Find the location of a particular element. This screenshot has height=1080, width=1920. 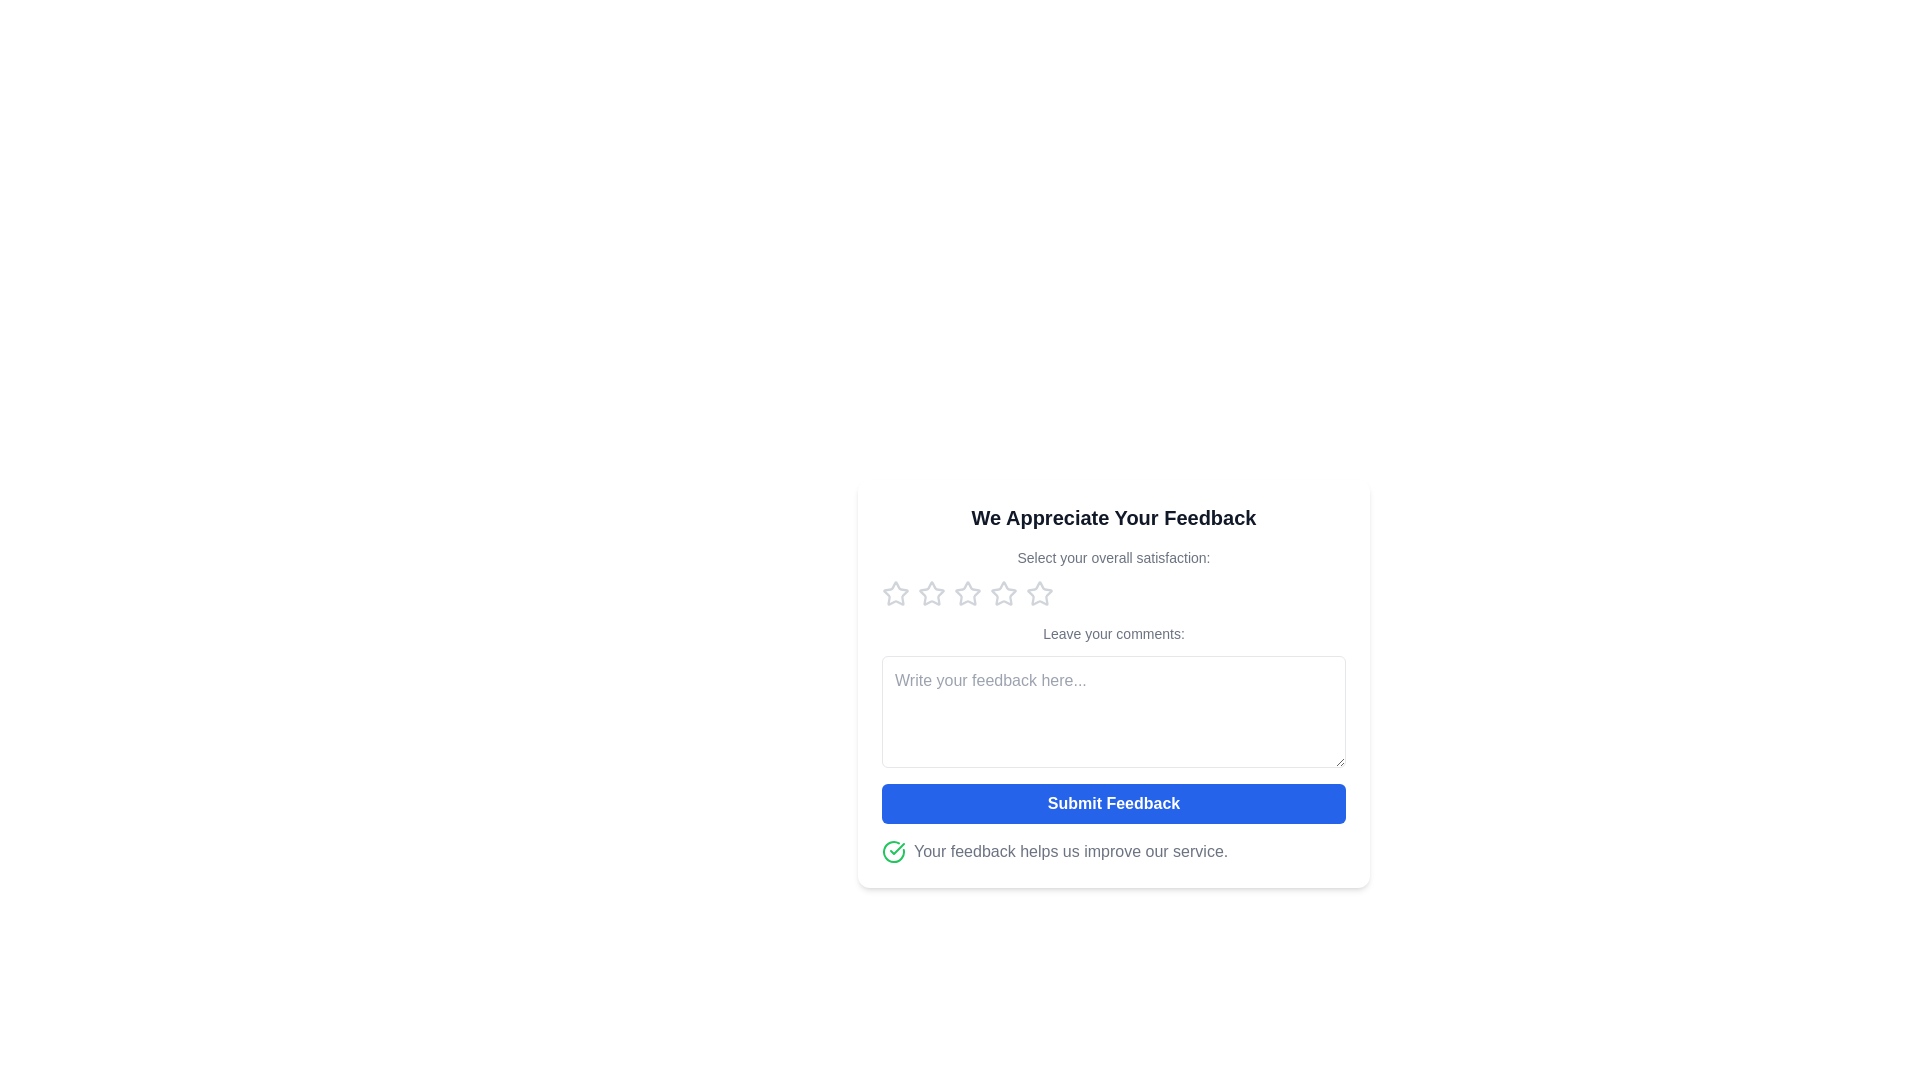

the checkmark icon element styled with a green stroke, located near the bottom-right of the feedback form, confirming an action or status is located at coordinates (896, 848).